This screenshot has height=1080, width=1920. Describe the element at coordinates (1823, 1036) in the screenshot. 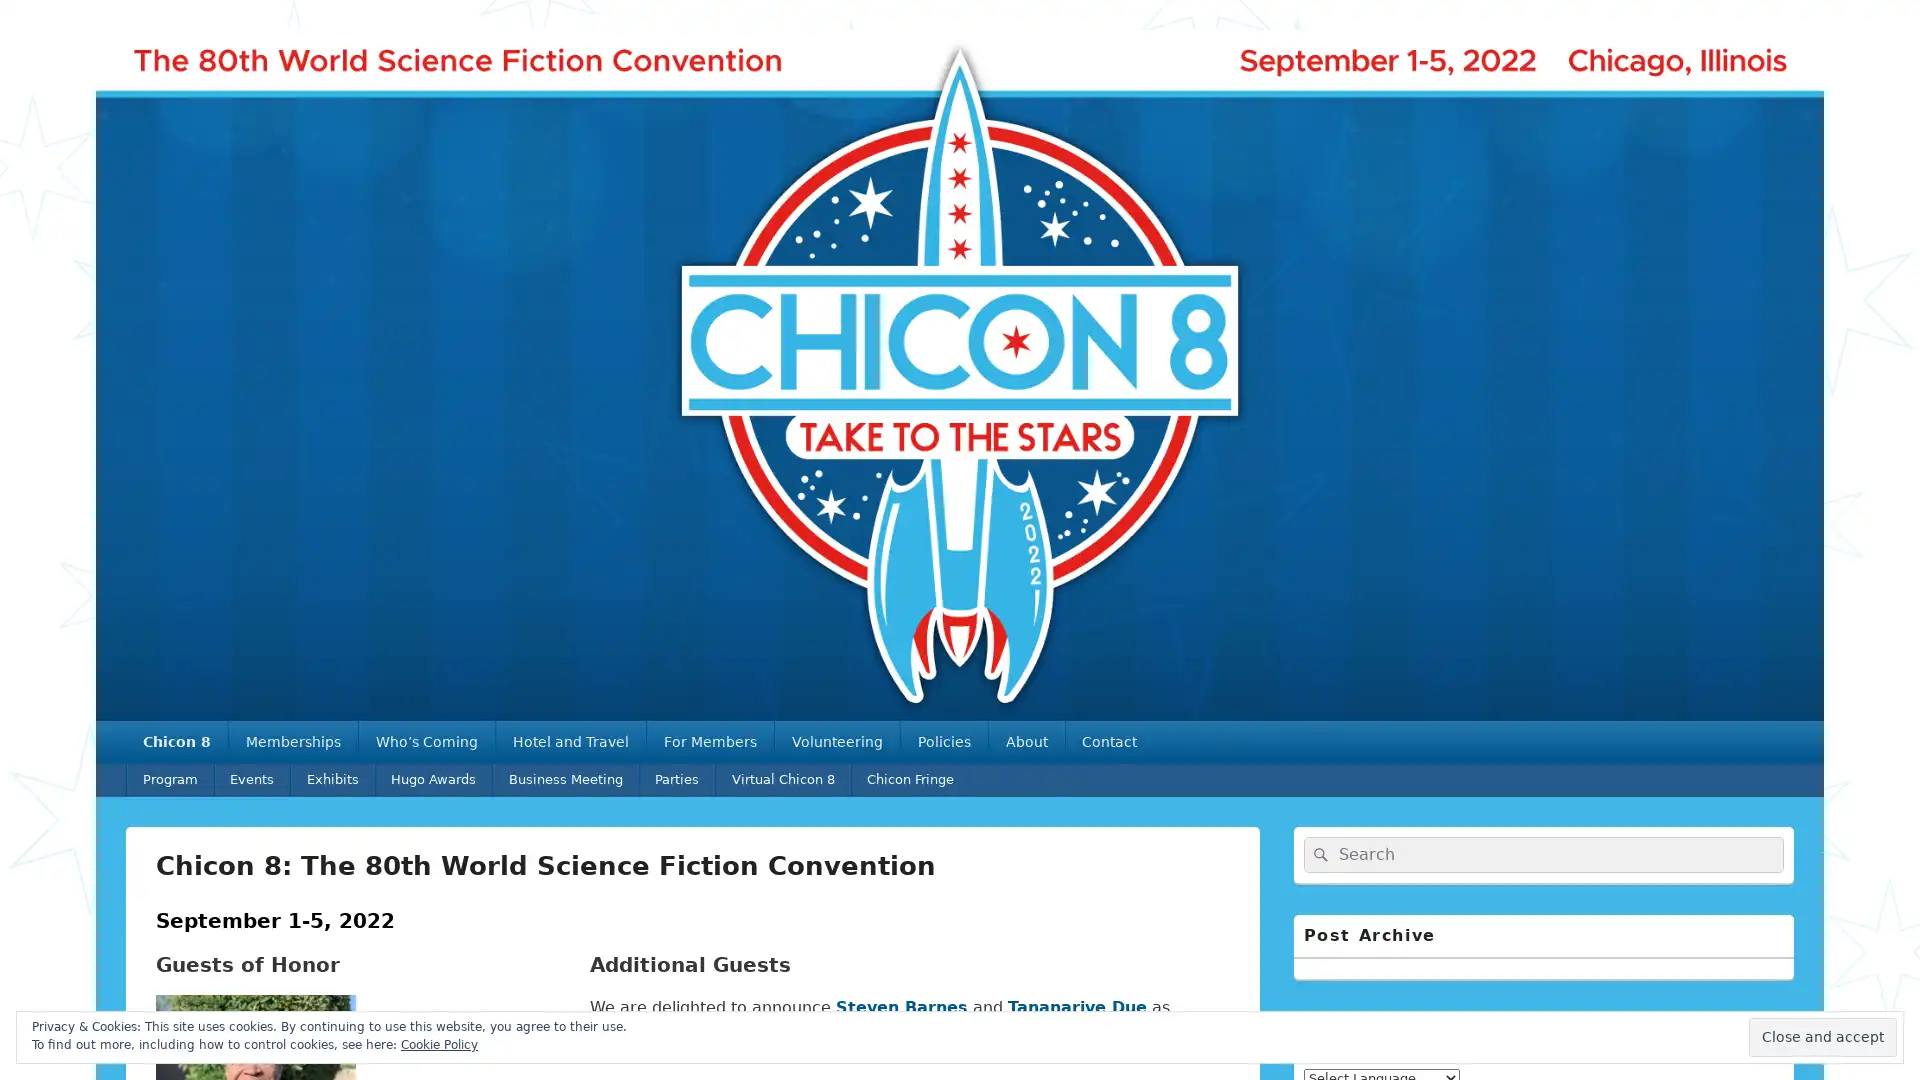

I see `Close and accept` at that location.